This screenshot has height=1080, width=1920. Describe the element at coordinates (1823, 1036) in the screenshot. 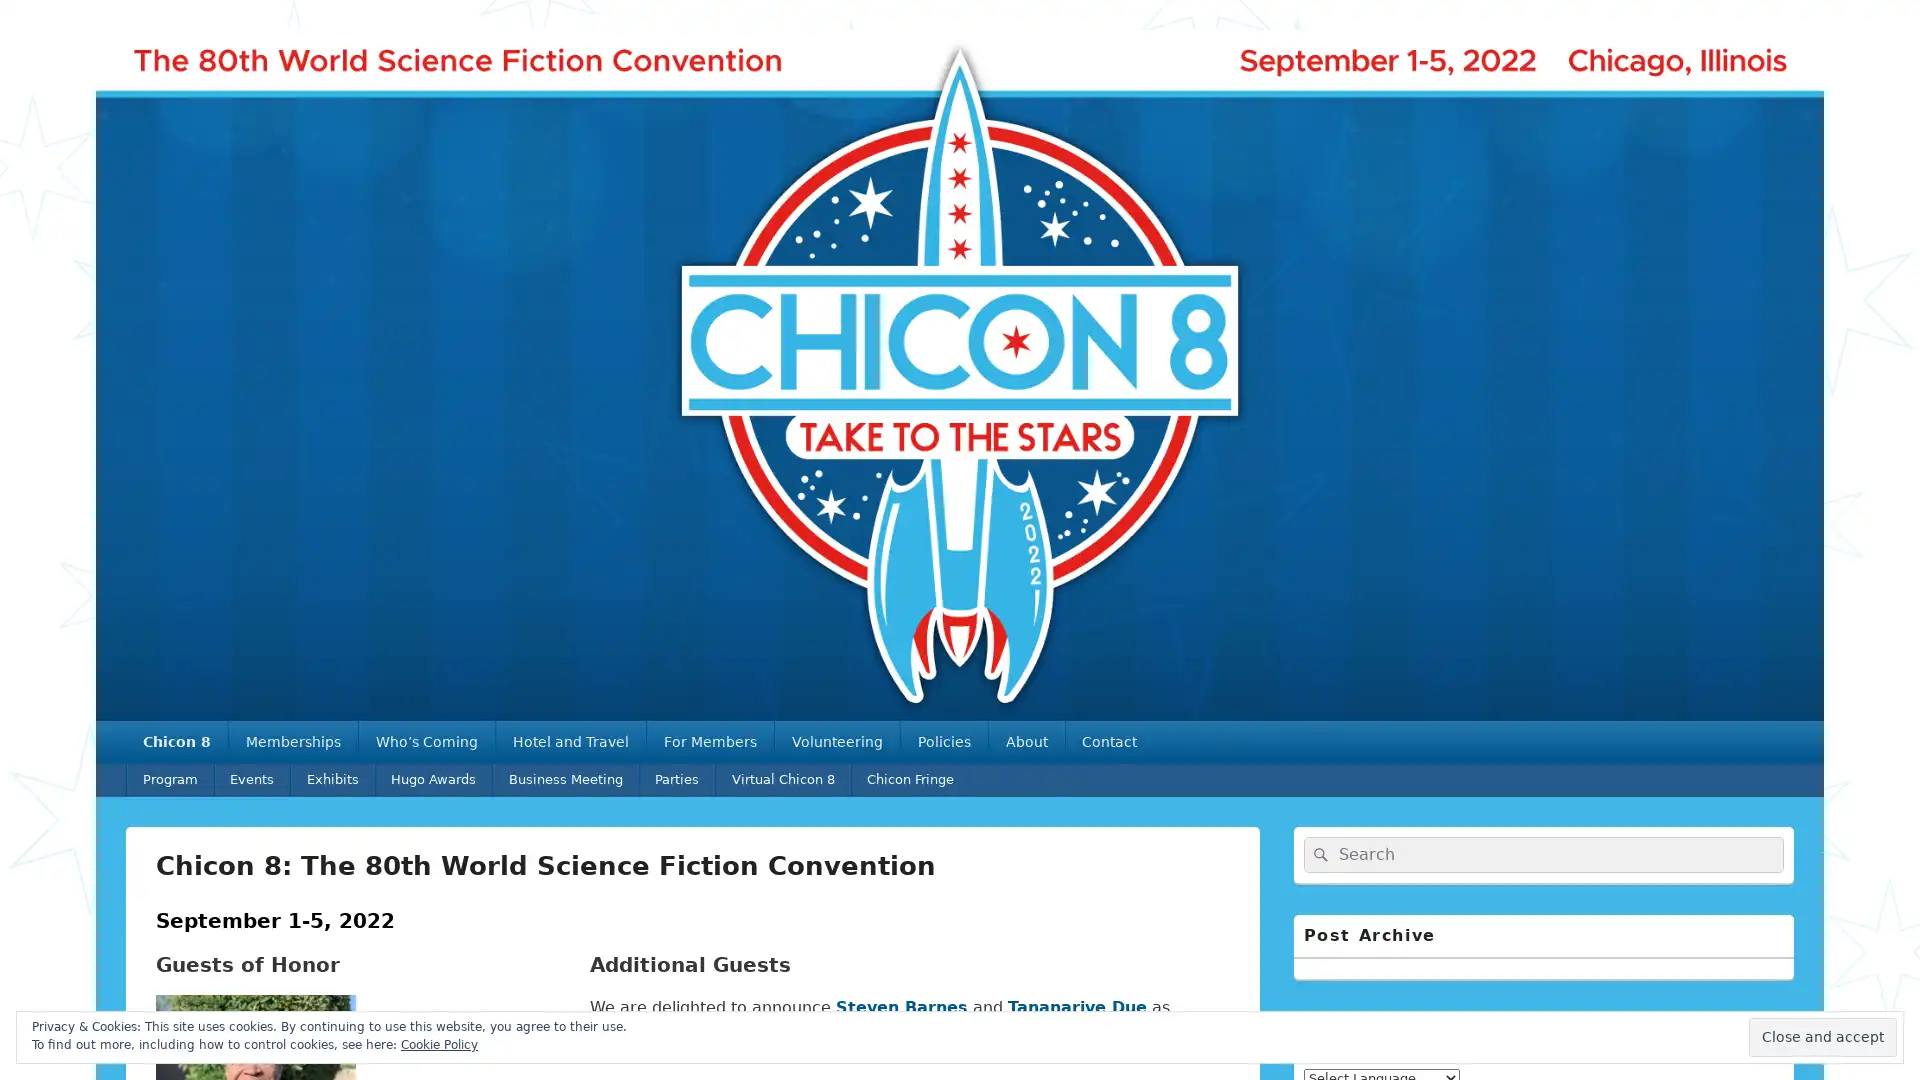

I see `Close and accept` at that location.